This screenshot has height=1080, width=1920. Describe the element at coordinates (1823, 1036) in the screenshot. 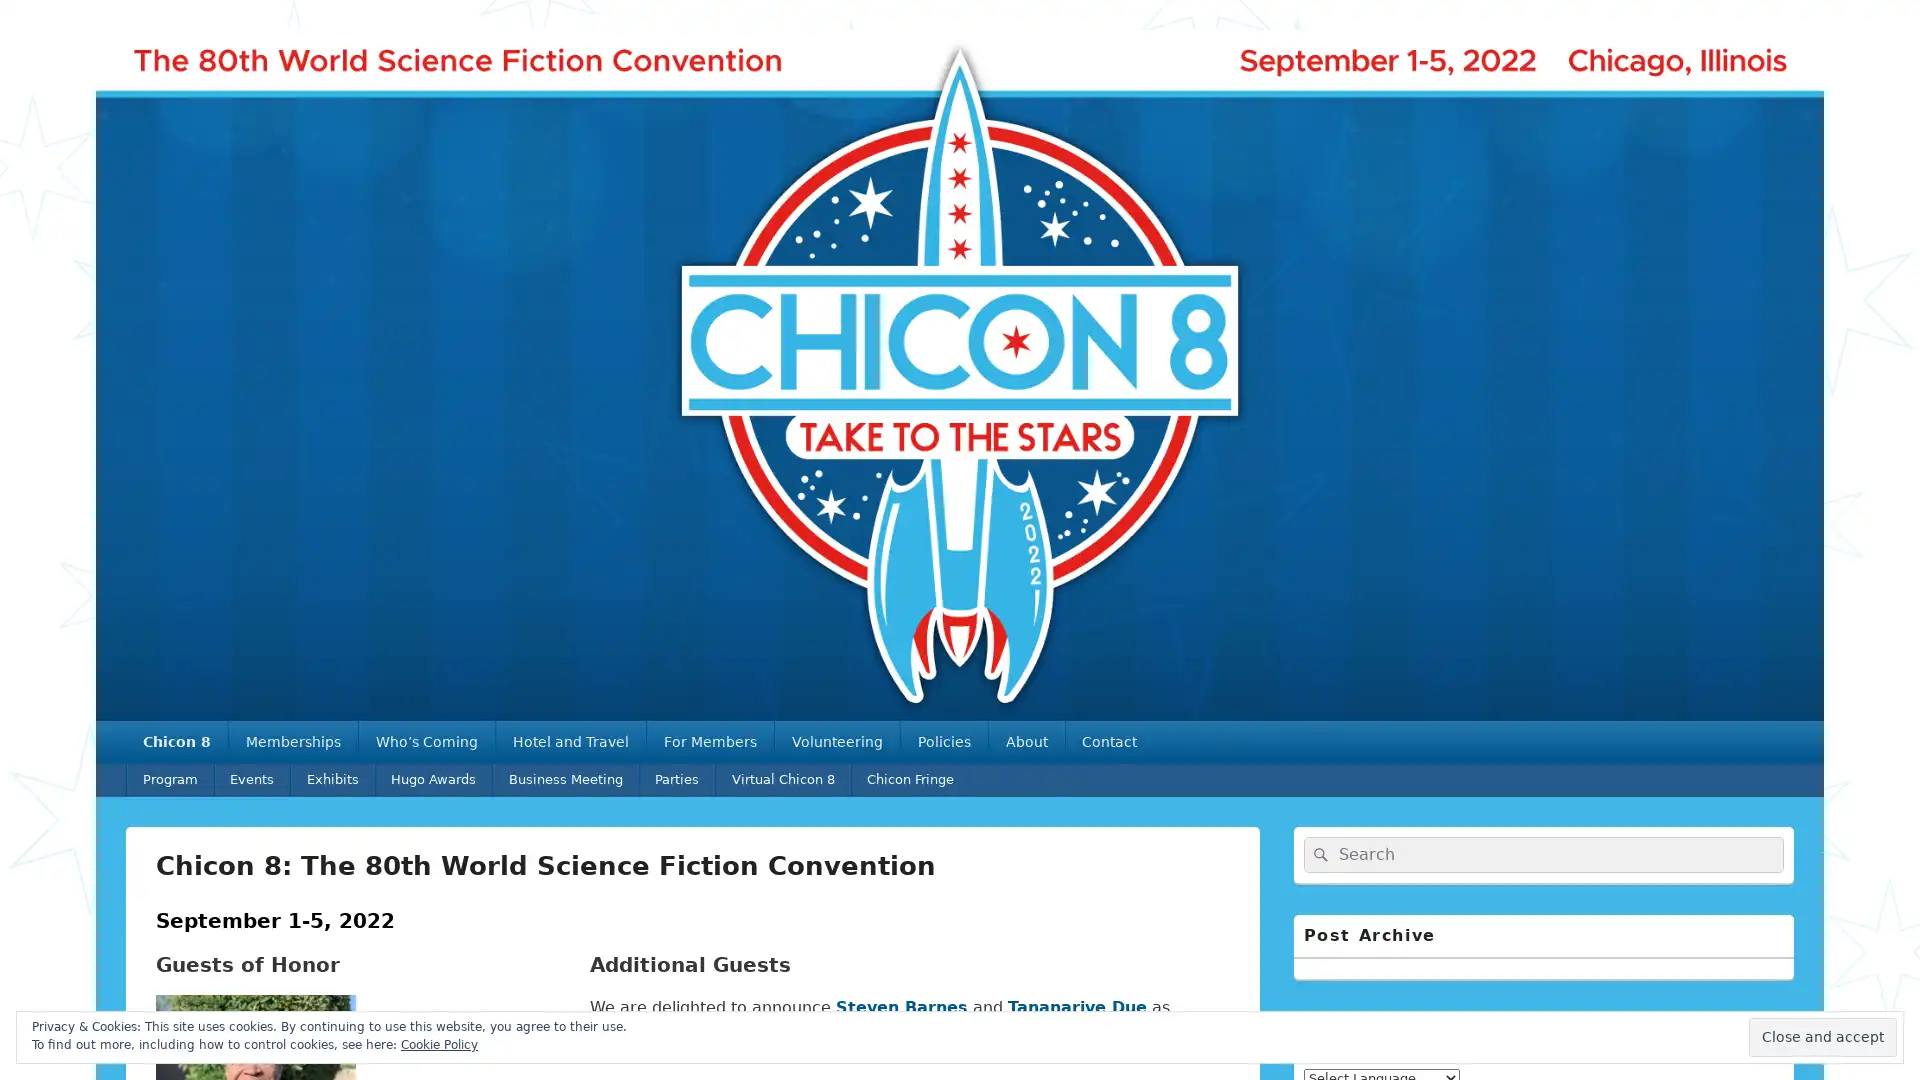

I see `Close and accept` at that location.